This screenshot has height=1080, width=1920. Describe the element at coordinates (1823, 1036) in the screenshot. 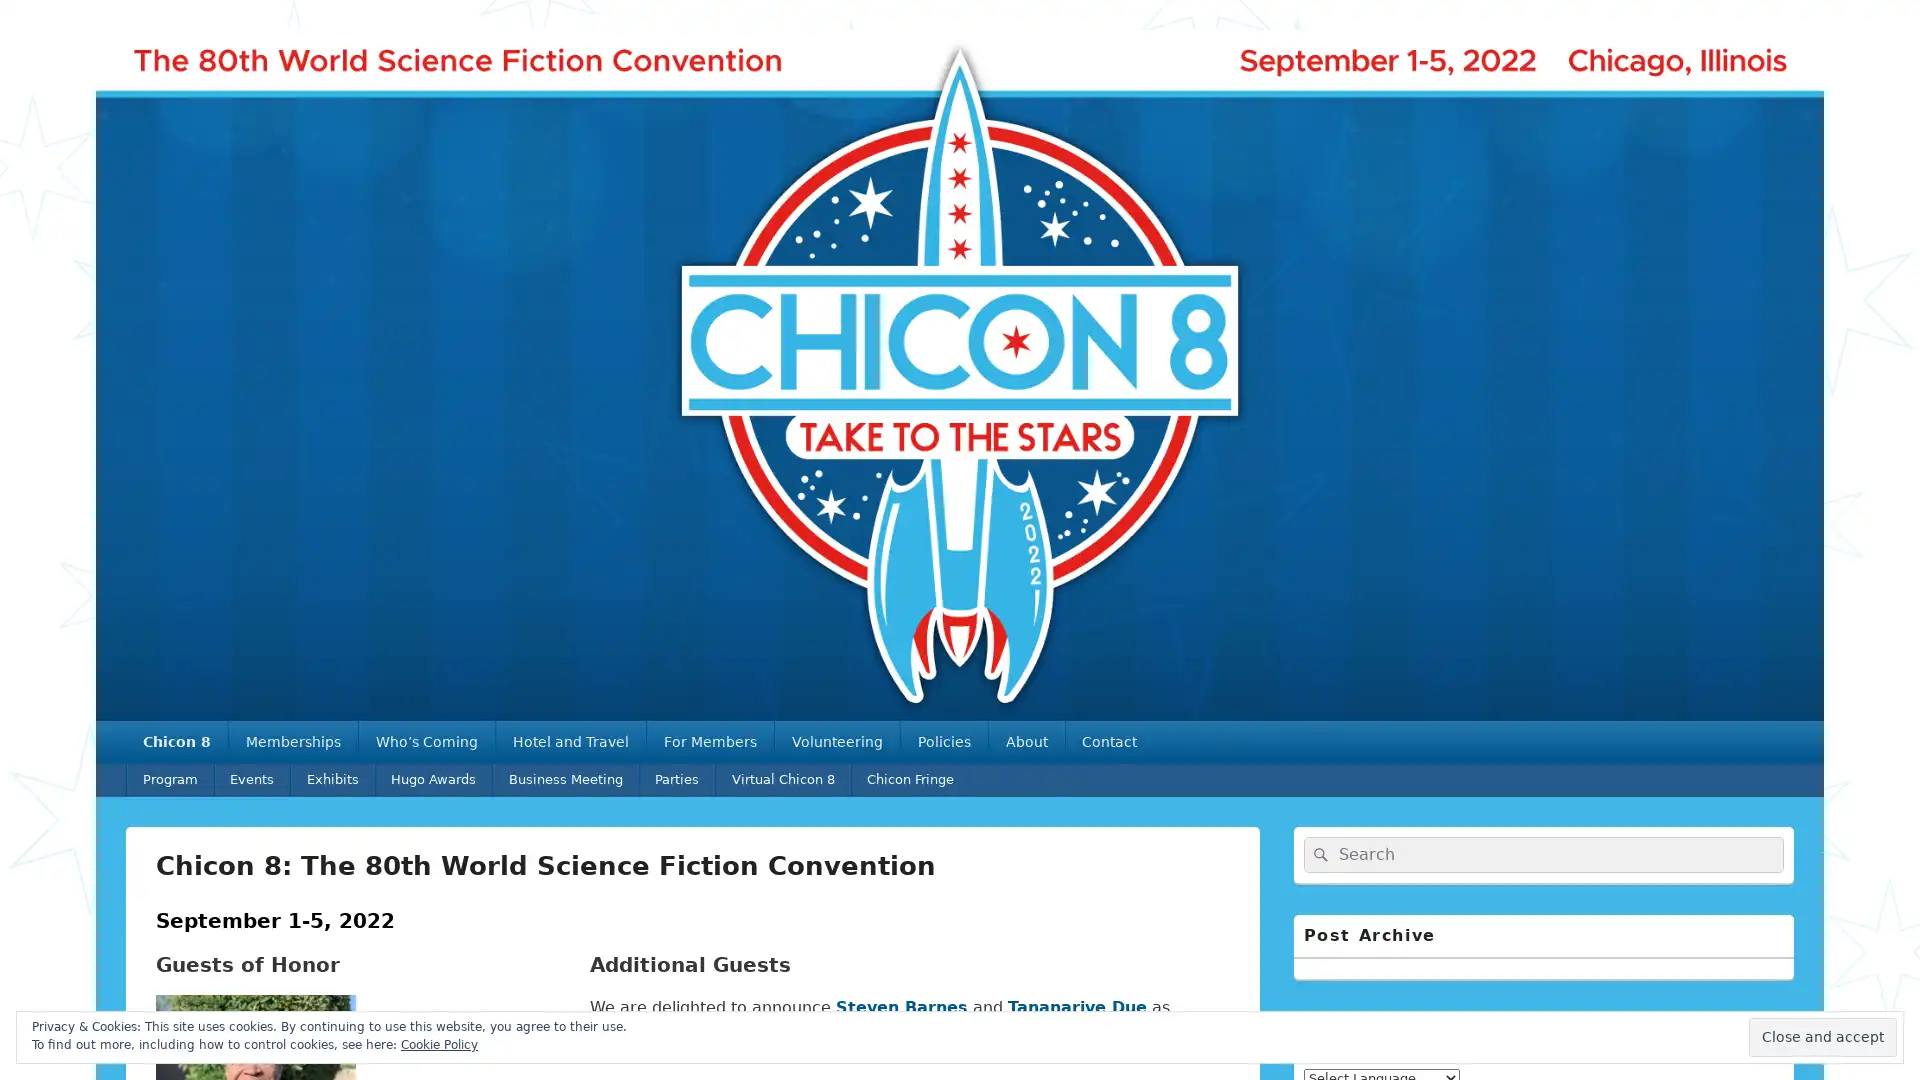

I see `Close and accept` at that location.